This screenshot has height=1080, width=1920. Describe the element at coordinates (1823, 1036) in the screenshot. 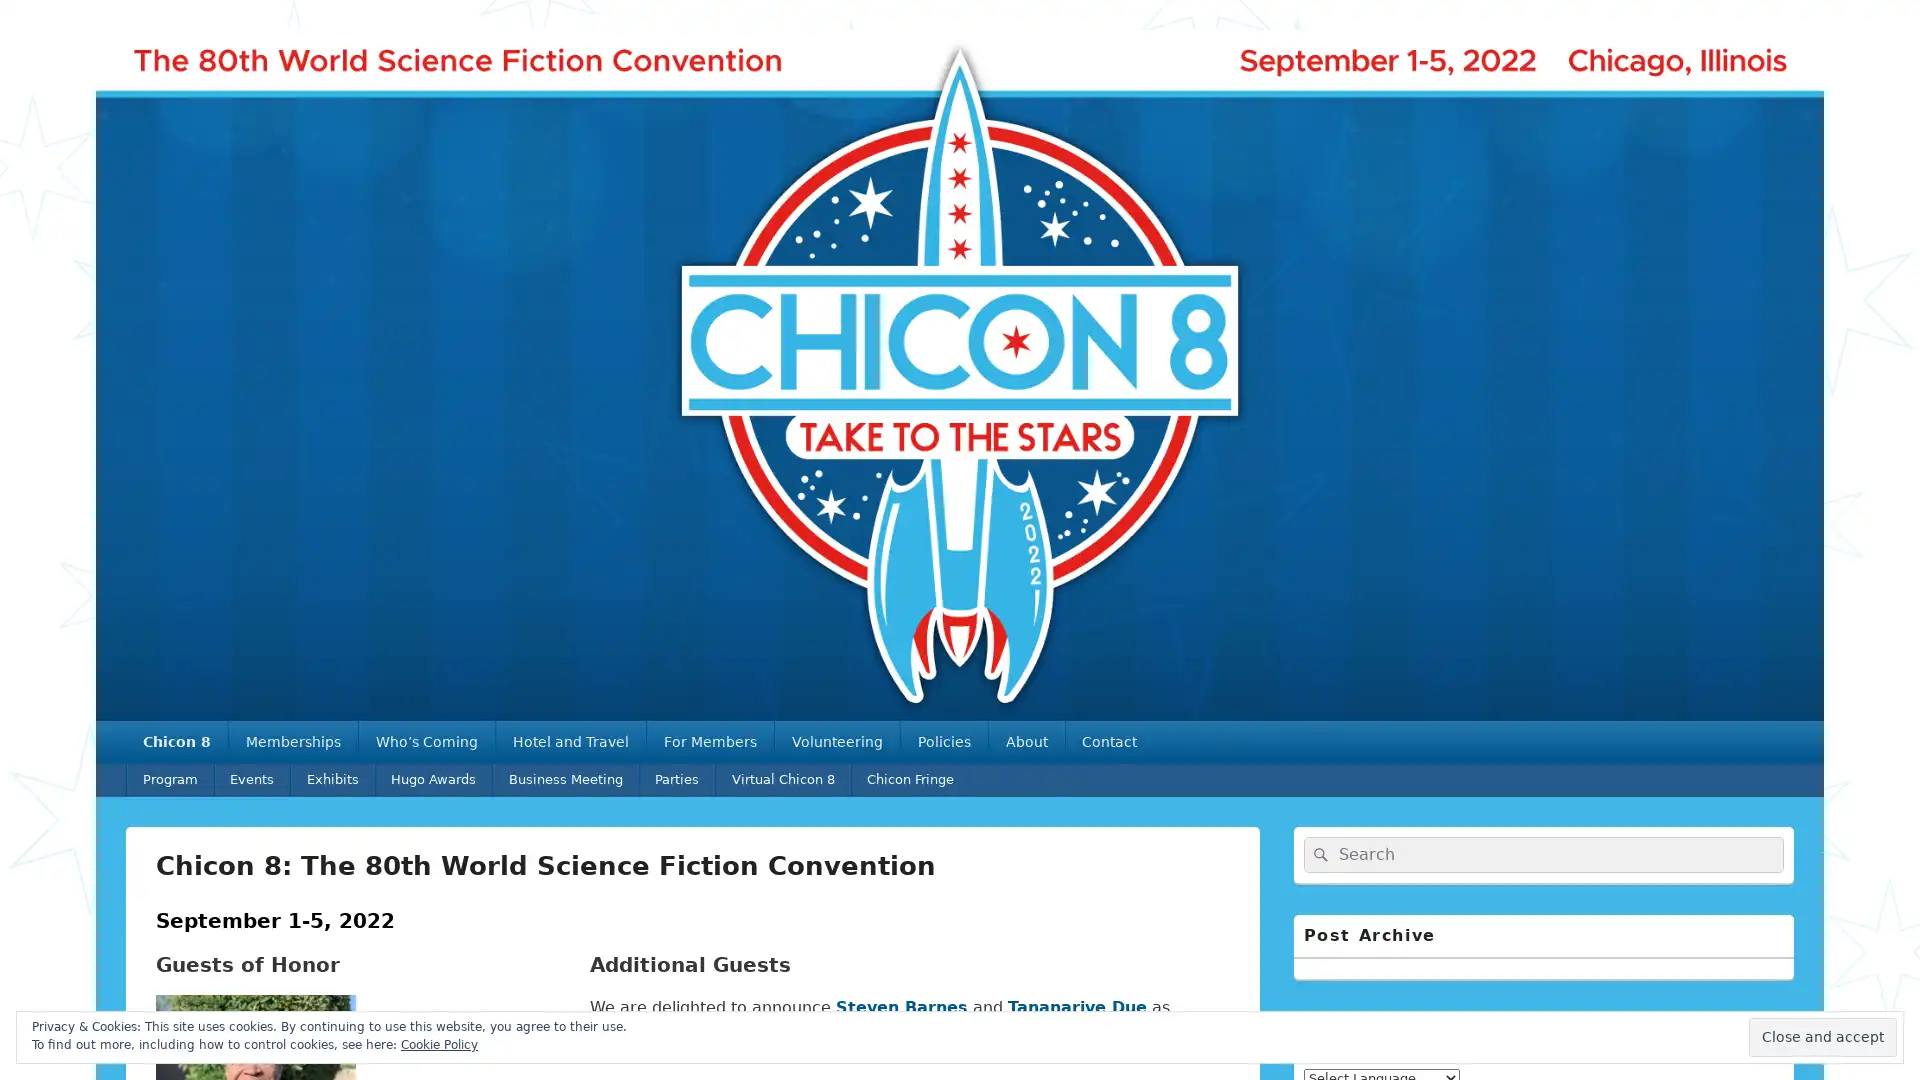

I see `Close and accept` at that location.